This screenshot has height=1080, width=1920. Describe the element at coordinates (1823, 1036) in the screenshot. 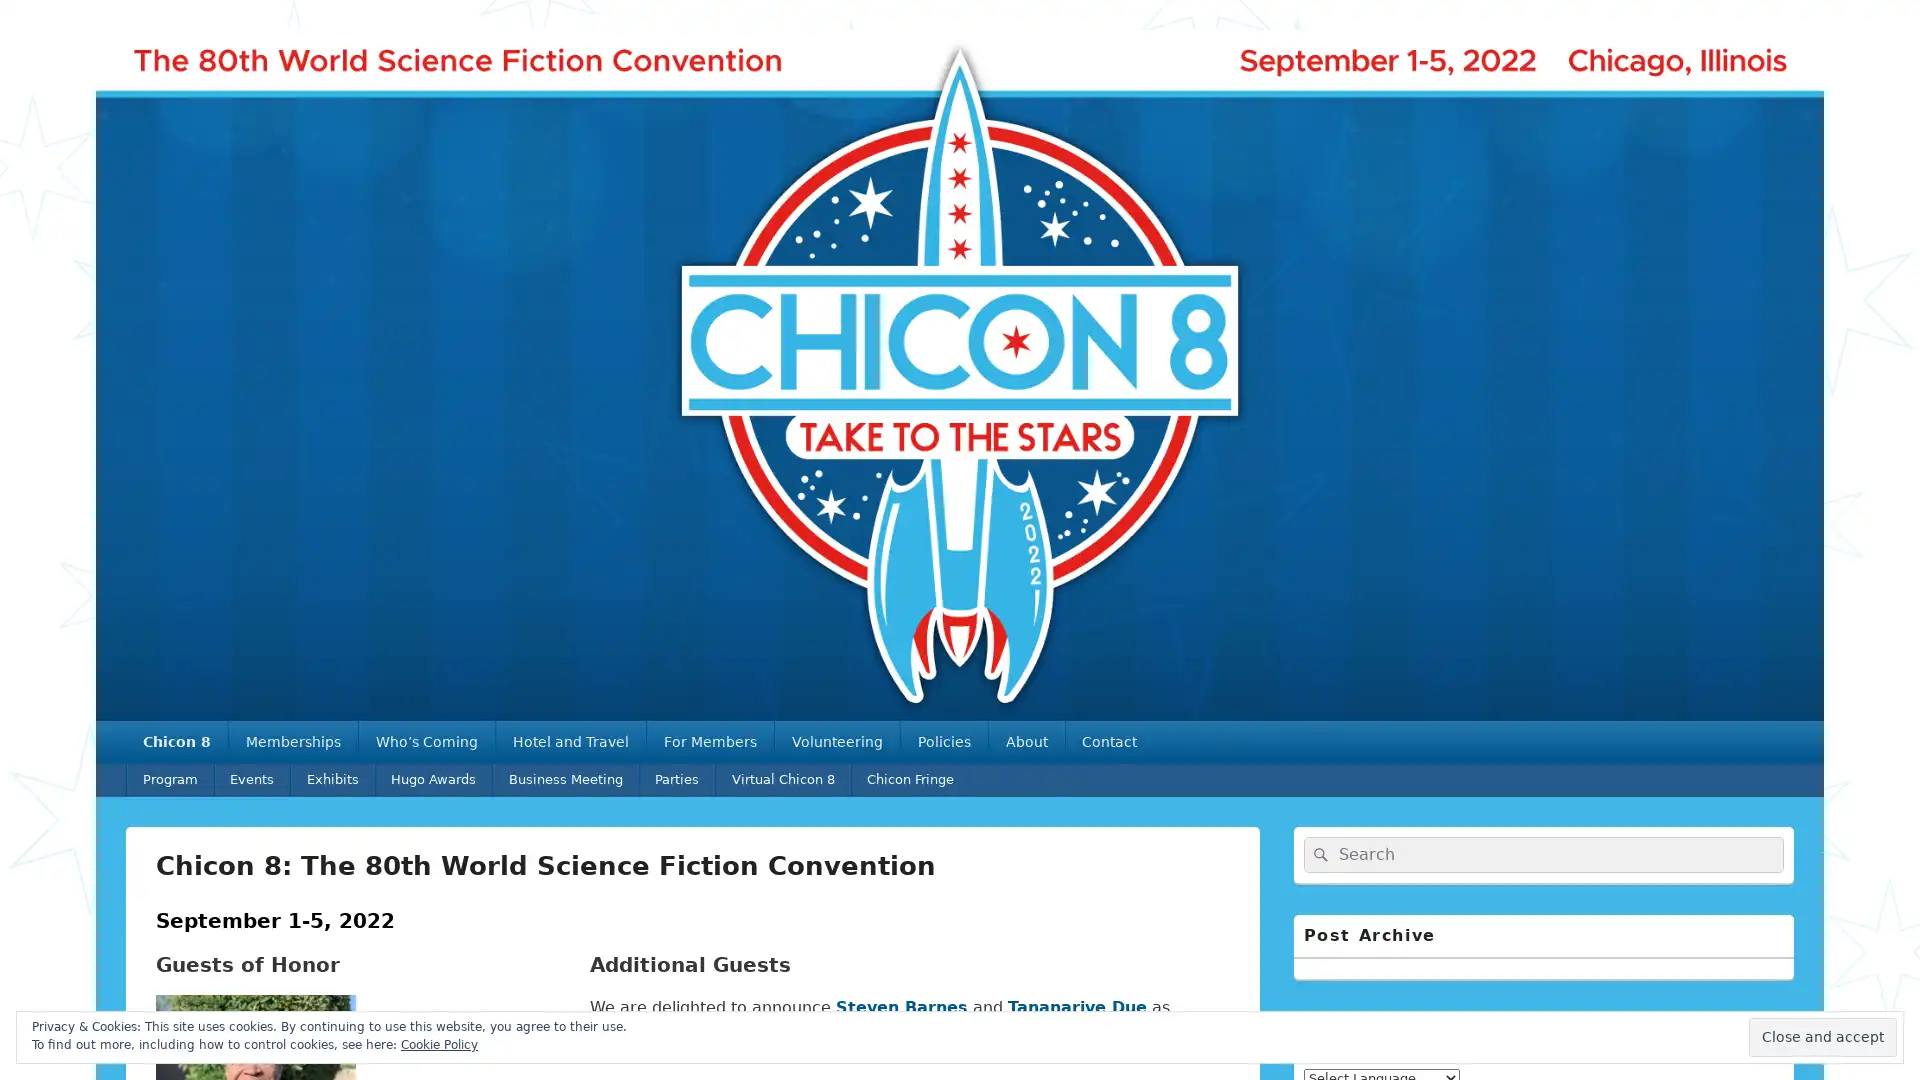

I see `Close and accept` at that location.